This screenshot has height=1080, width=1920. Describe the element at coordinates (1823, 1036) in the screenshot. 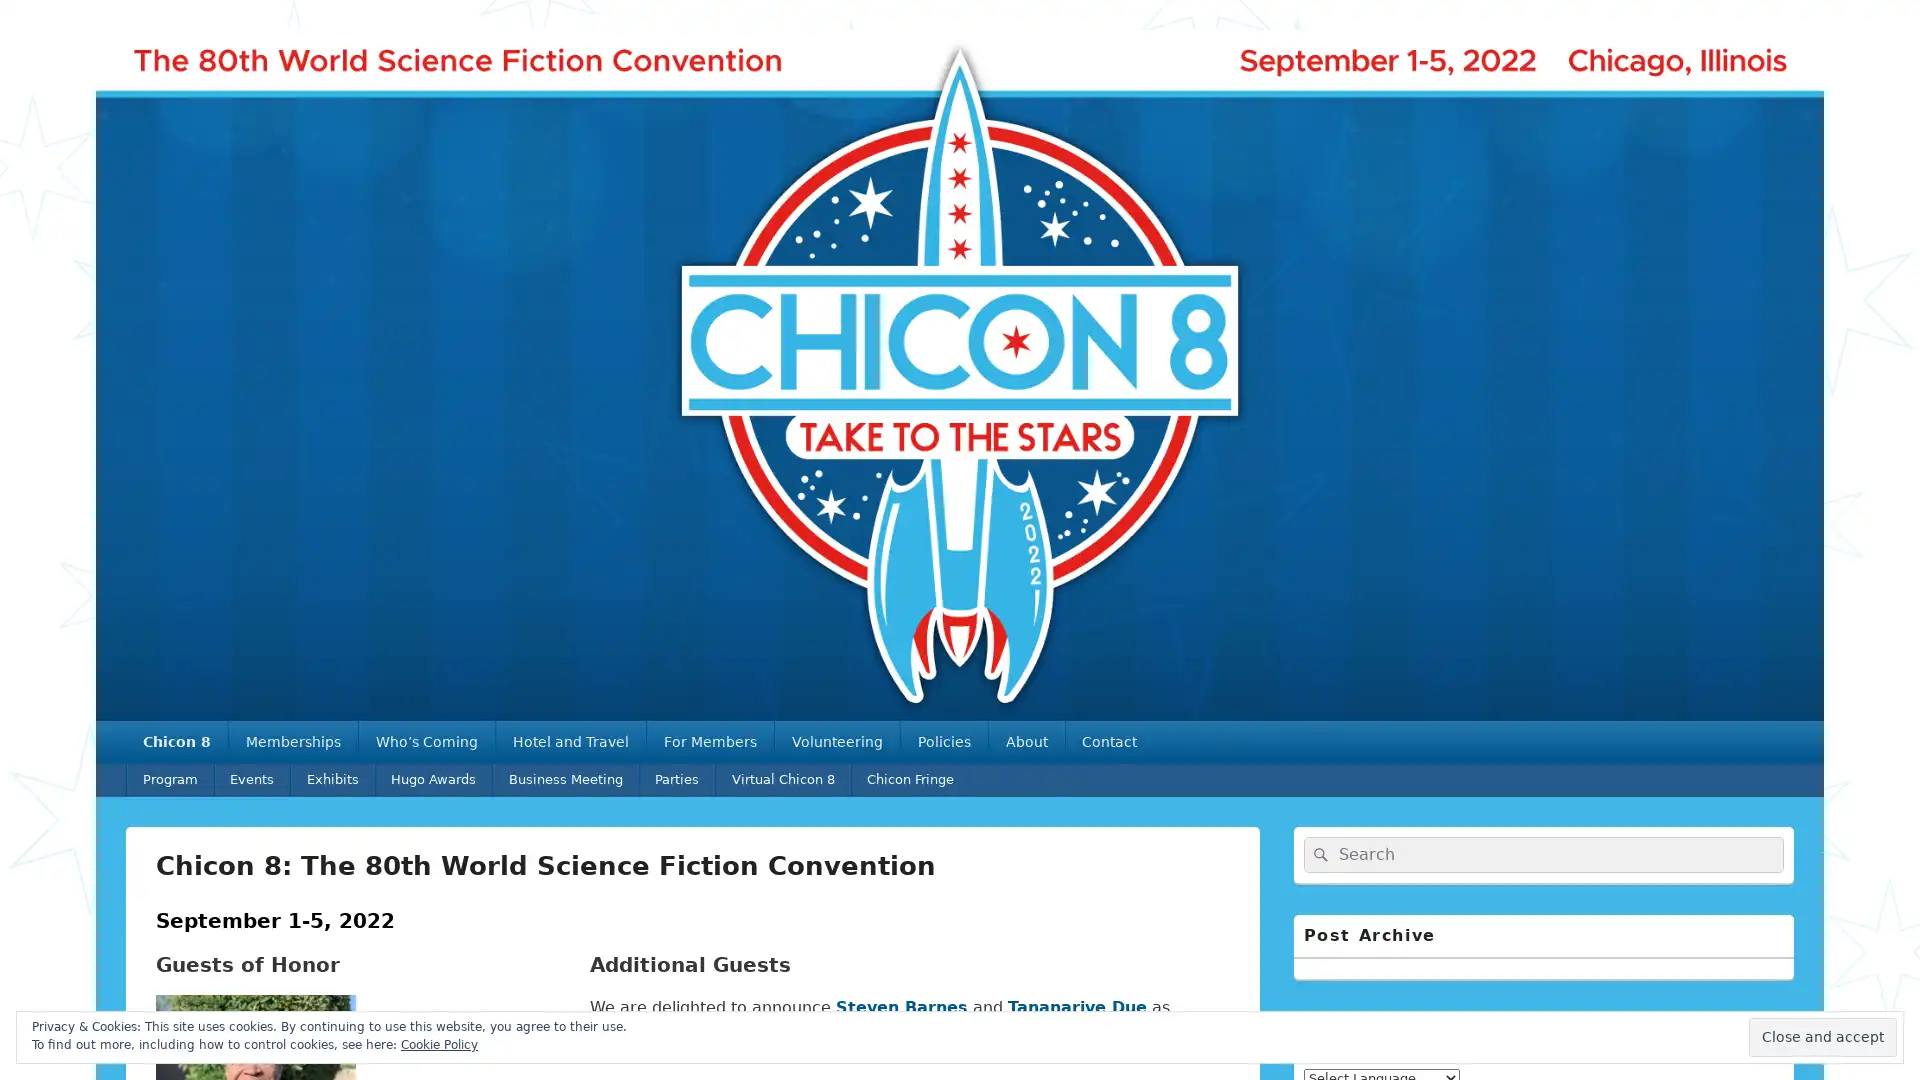

I see `Close and accept` at that location.